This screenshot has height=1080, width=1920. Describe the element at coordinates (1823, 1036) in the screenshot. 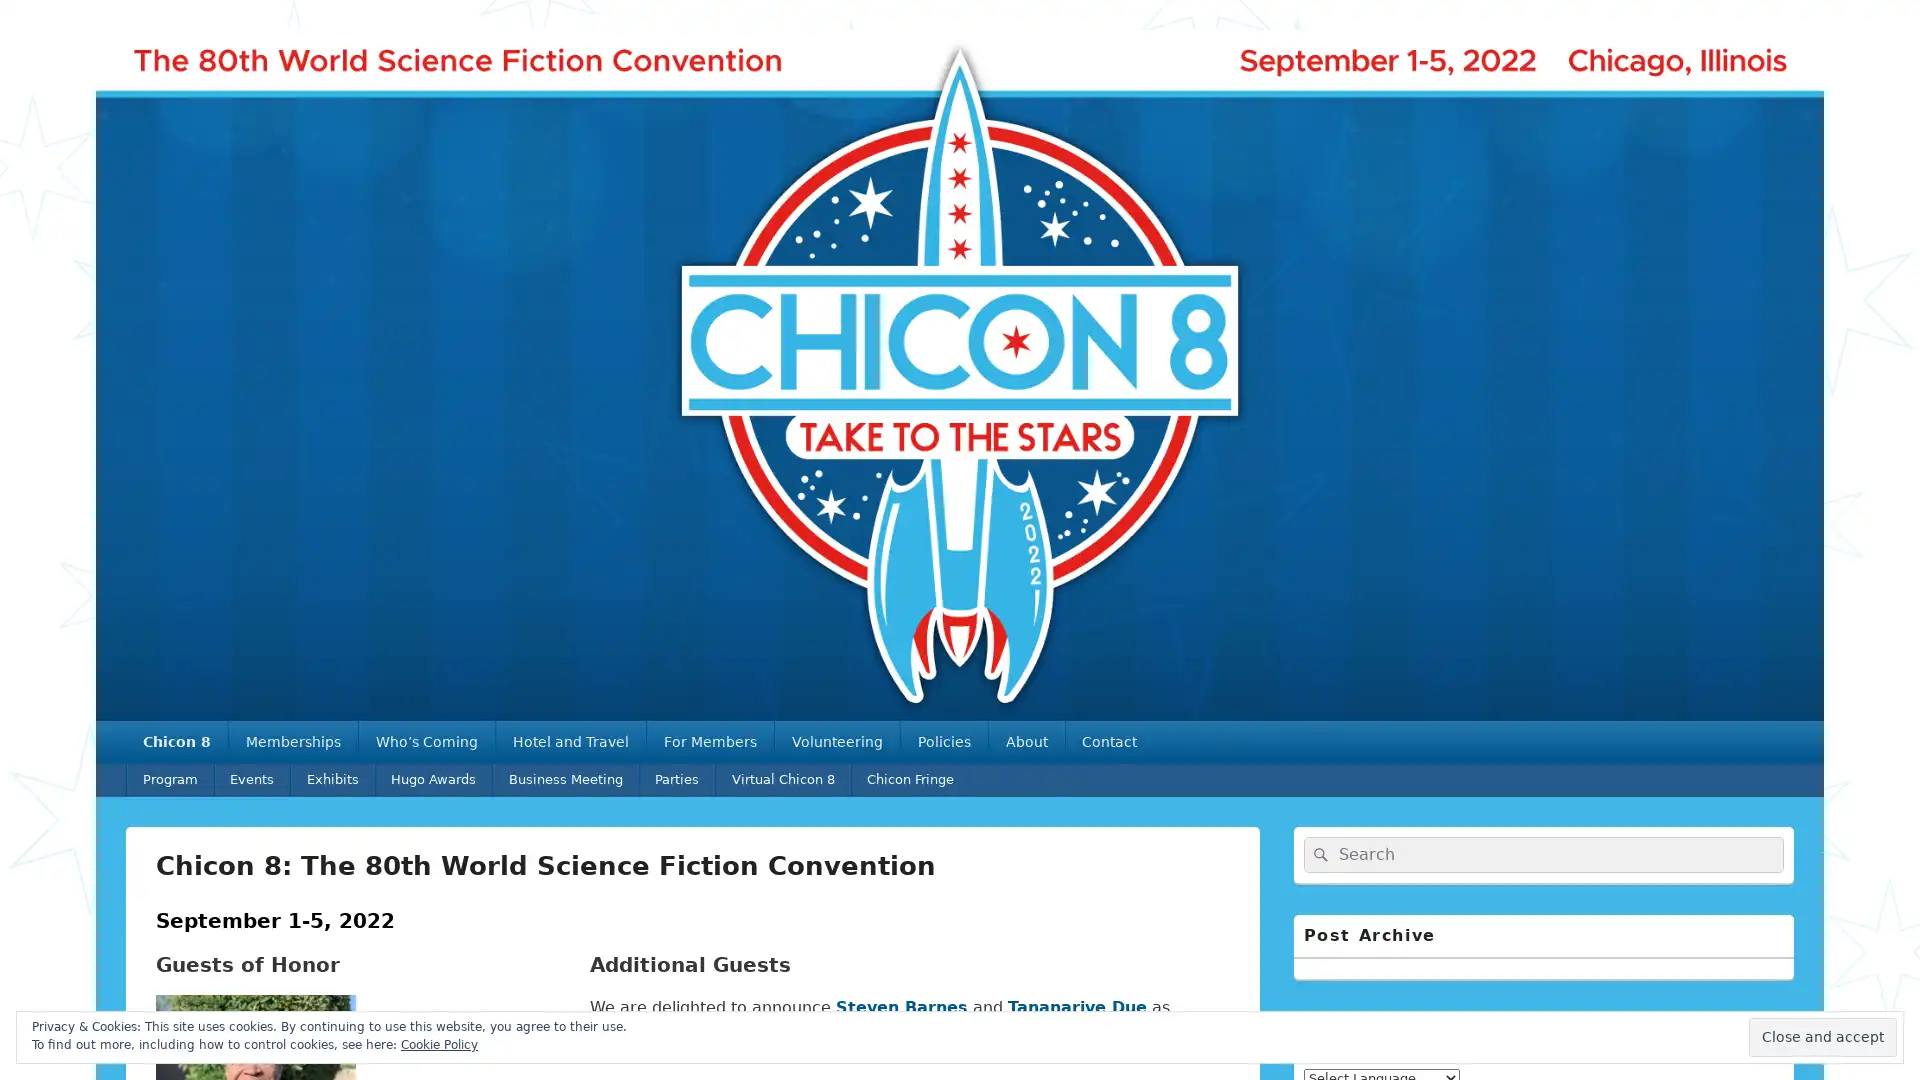

I see `Close and accept` at that location.